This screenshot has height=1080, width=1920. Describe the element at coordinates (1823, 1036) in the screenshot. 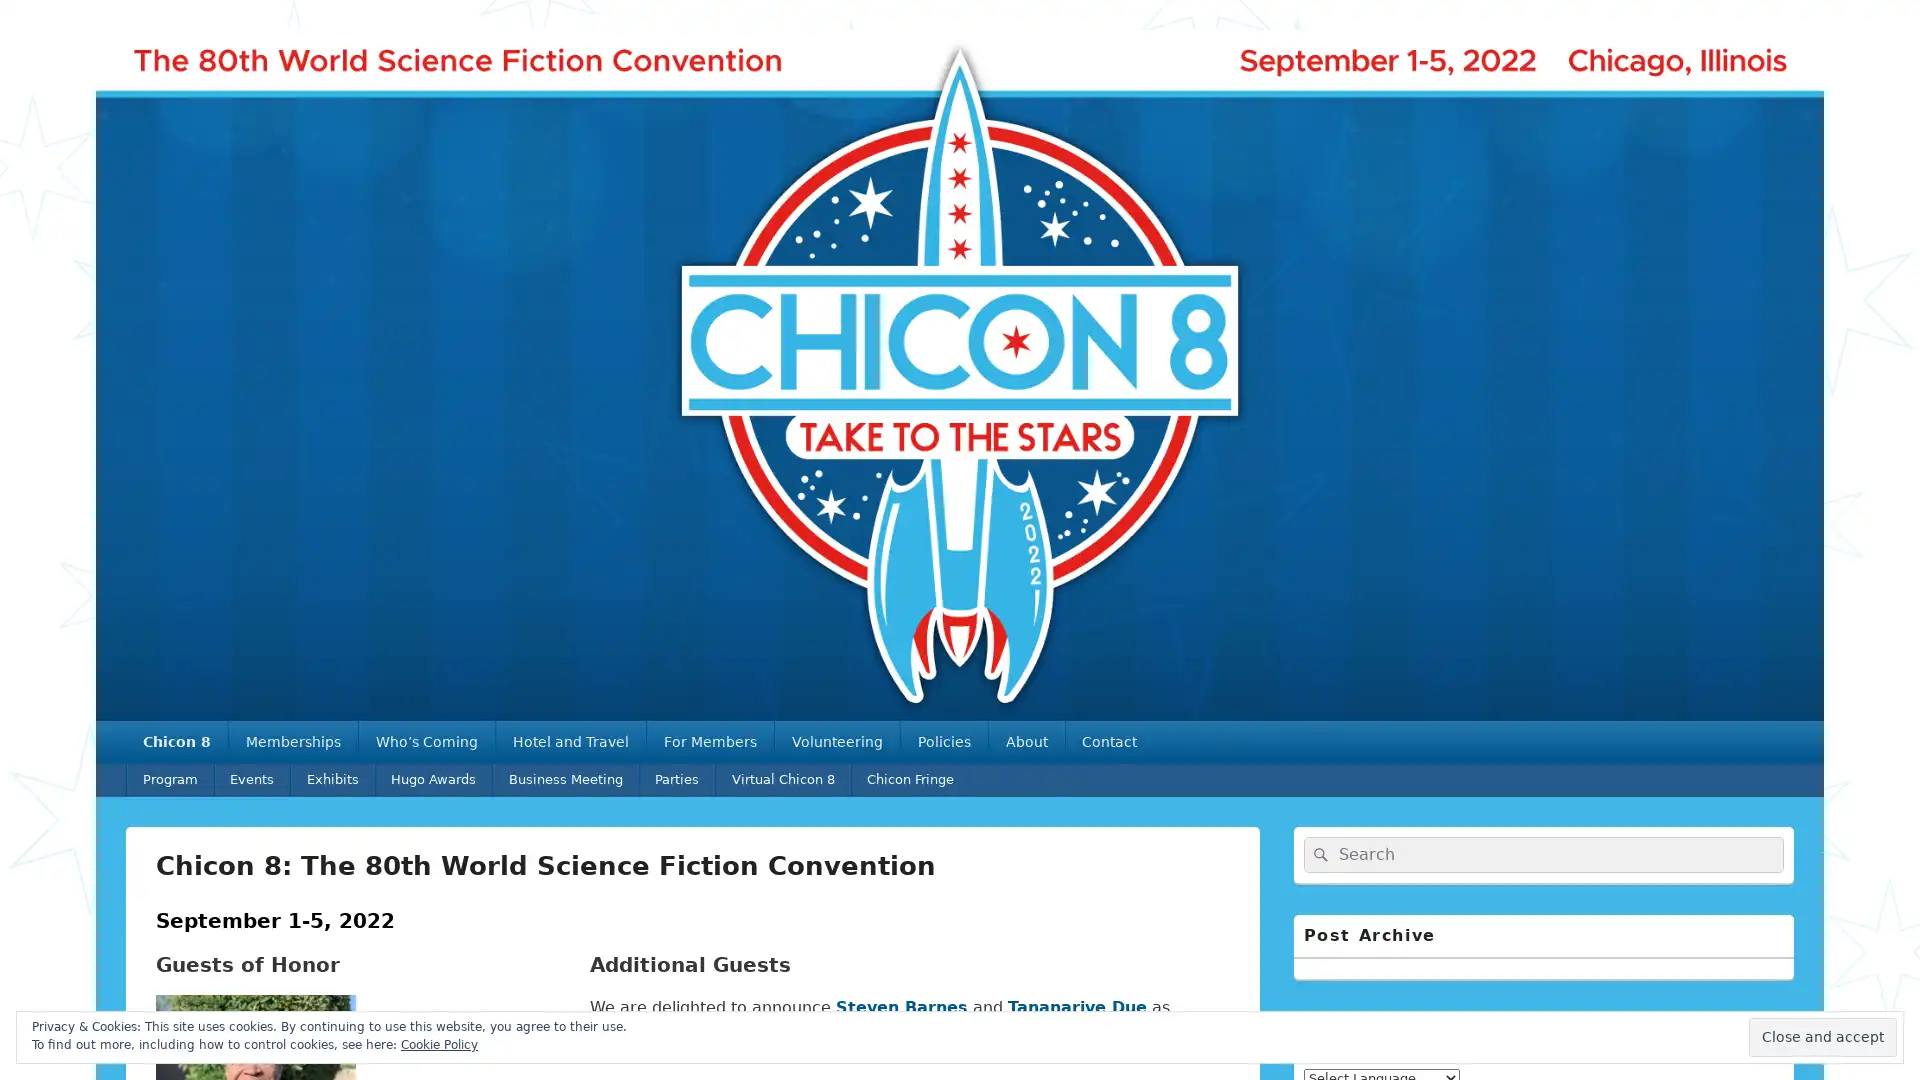

I see `Close and accept` at that location.